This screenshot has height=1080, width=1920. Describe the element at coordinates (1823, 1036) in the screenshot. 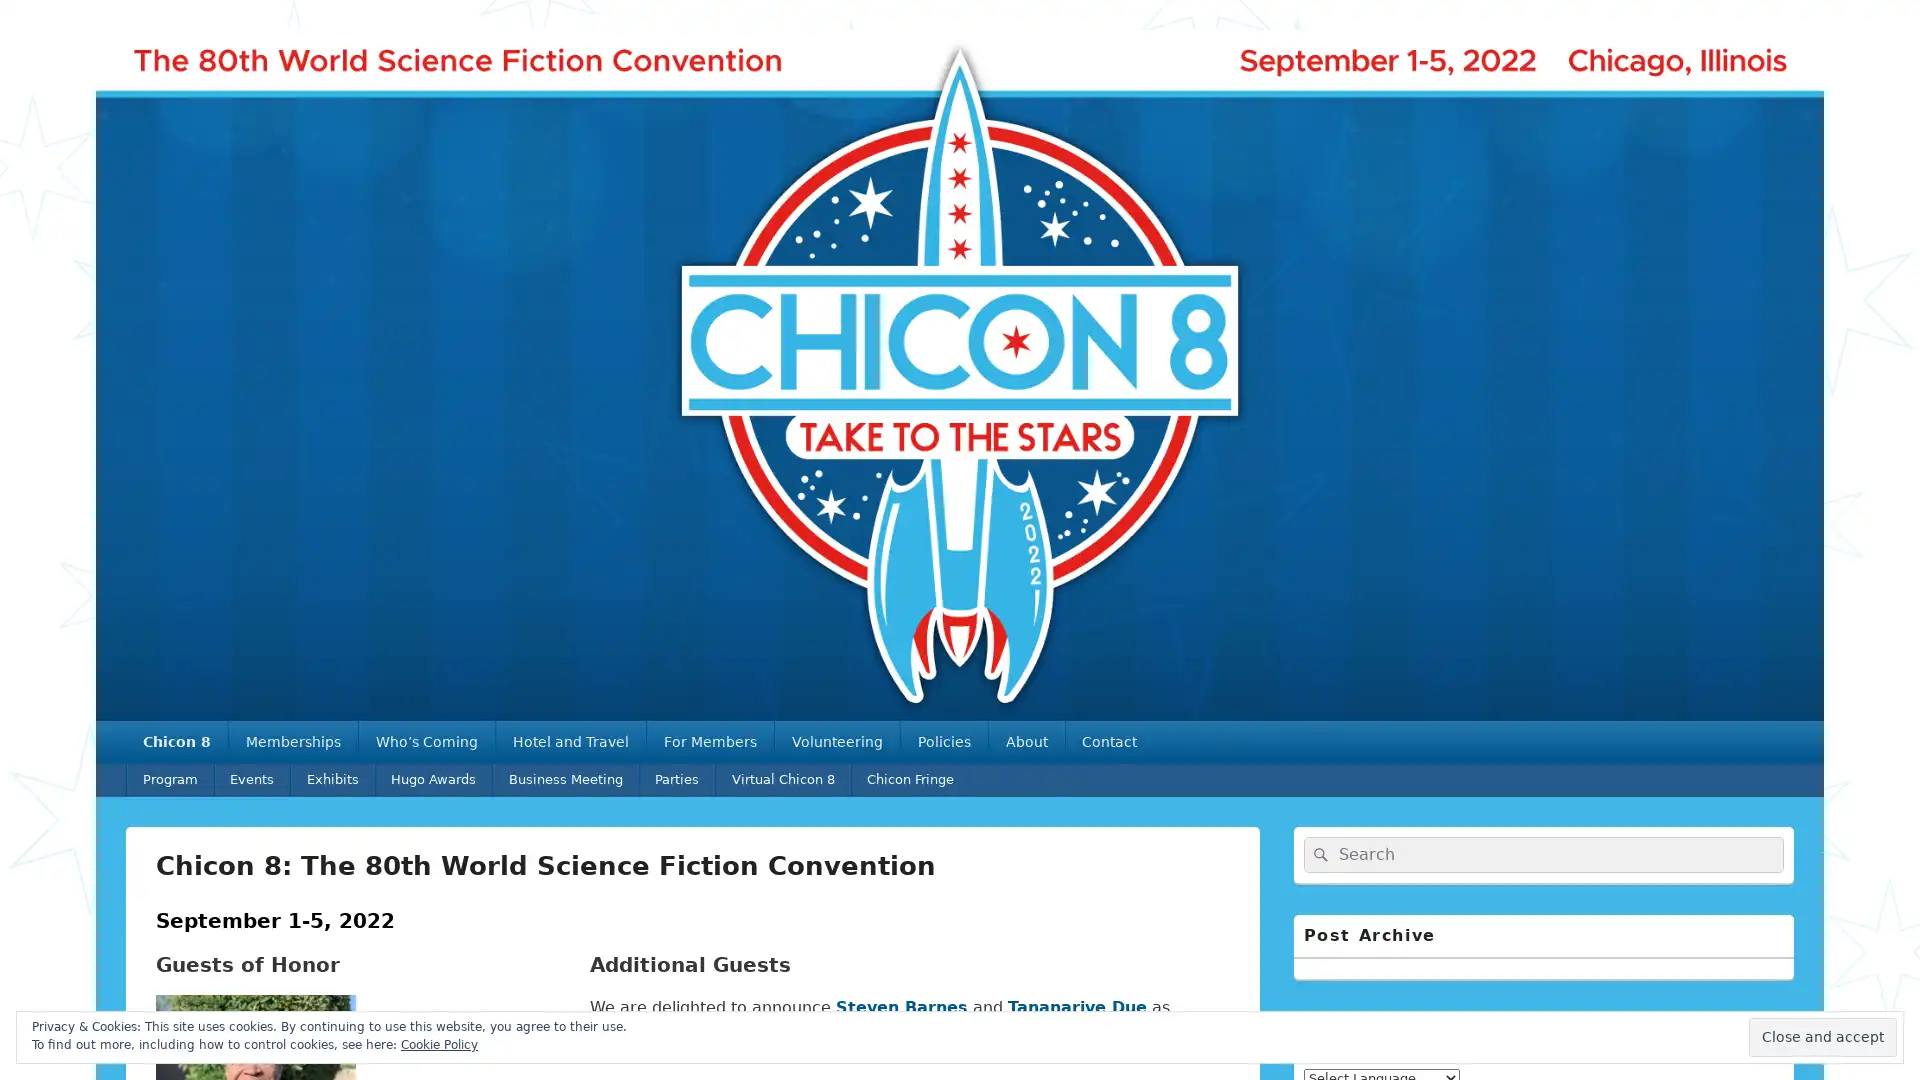

I see `Close and accept` at that location.